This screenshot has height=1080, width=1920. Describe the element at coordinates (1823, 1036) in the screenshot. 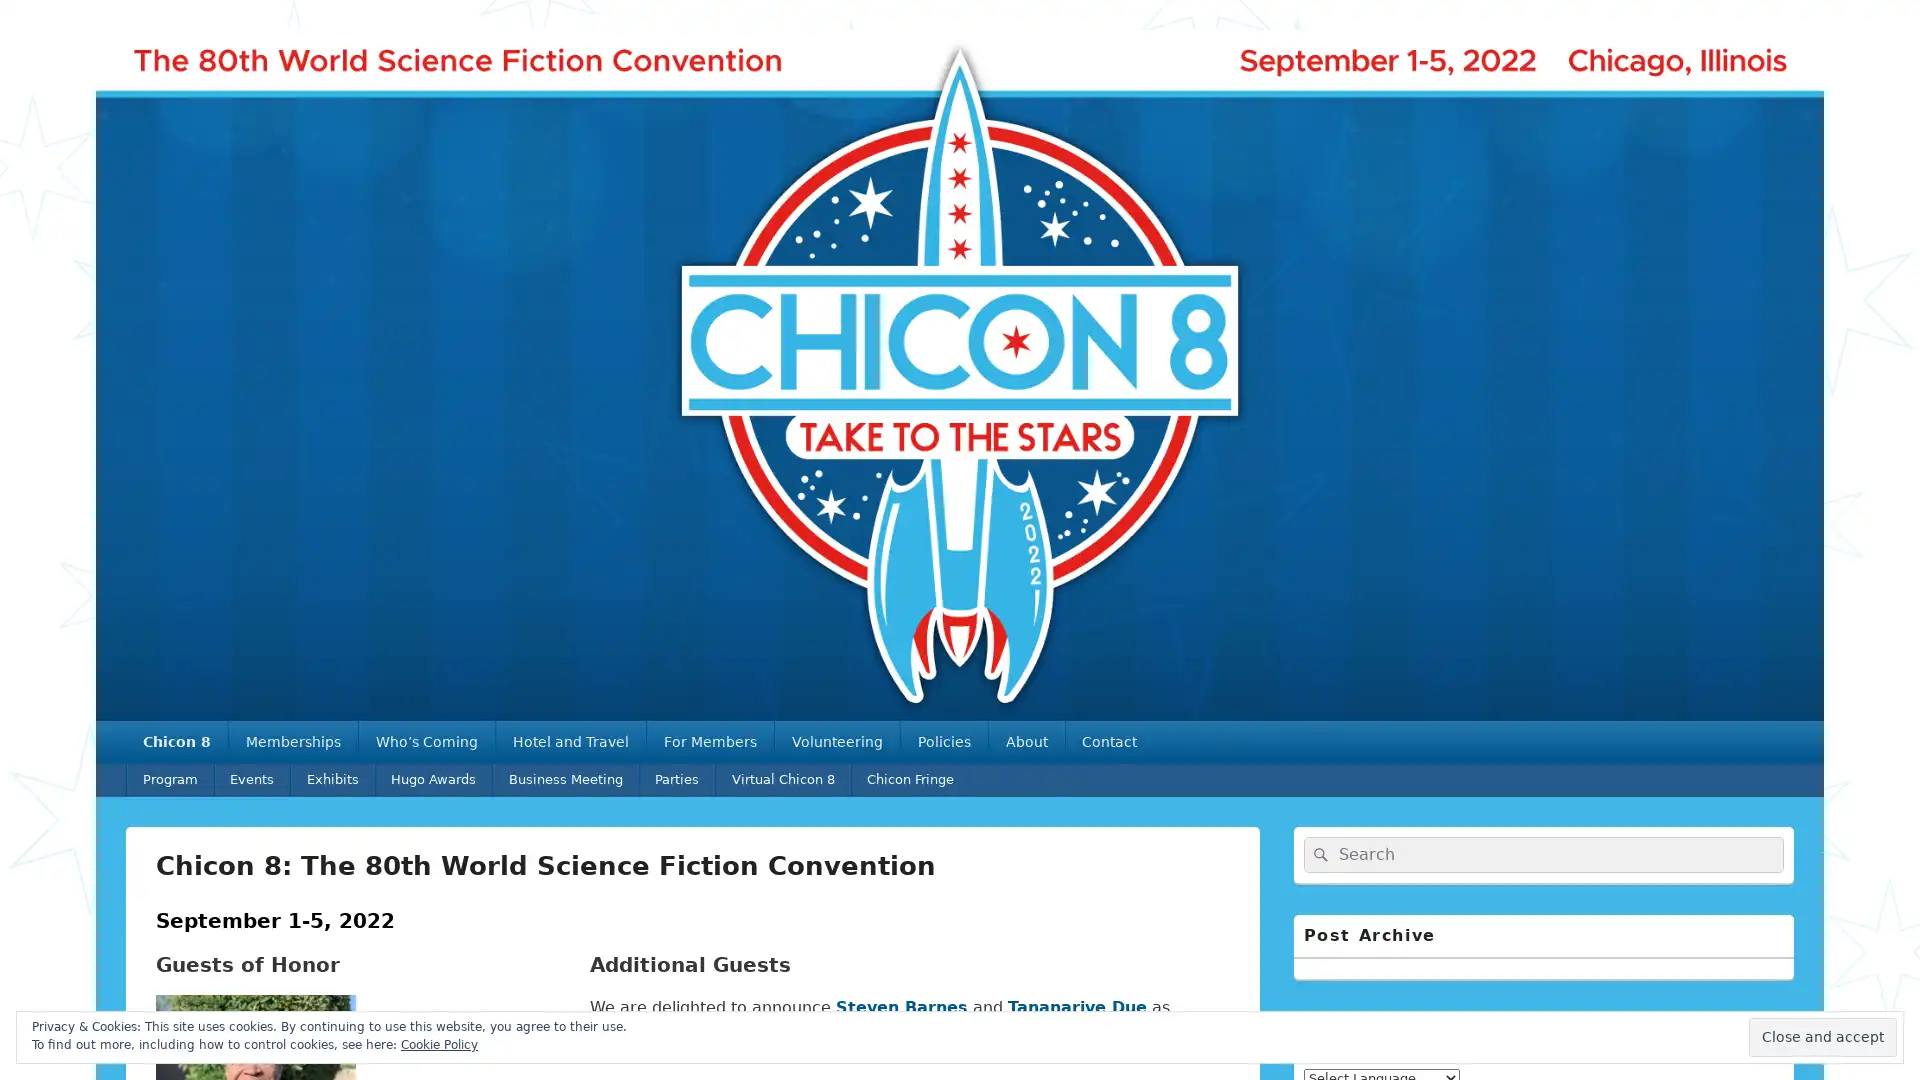

I see `Close and accept` at that location.